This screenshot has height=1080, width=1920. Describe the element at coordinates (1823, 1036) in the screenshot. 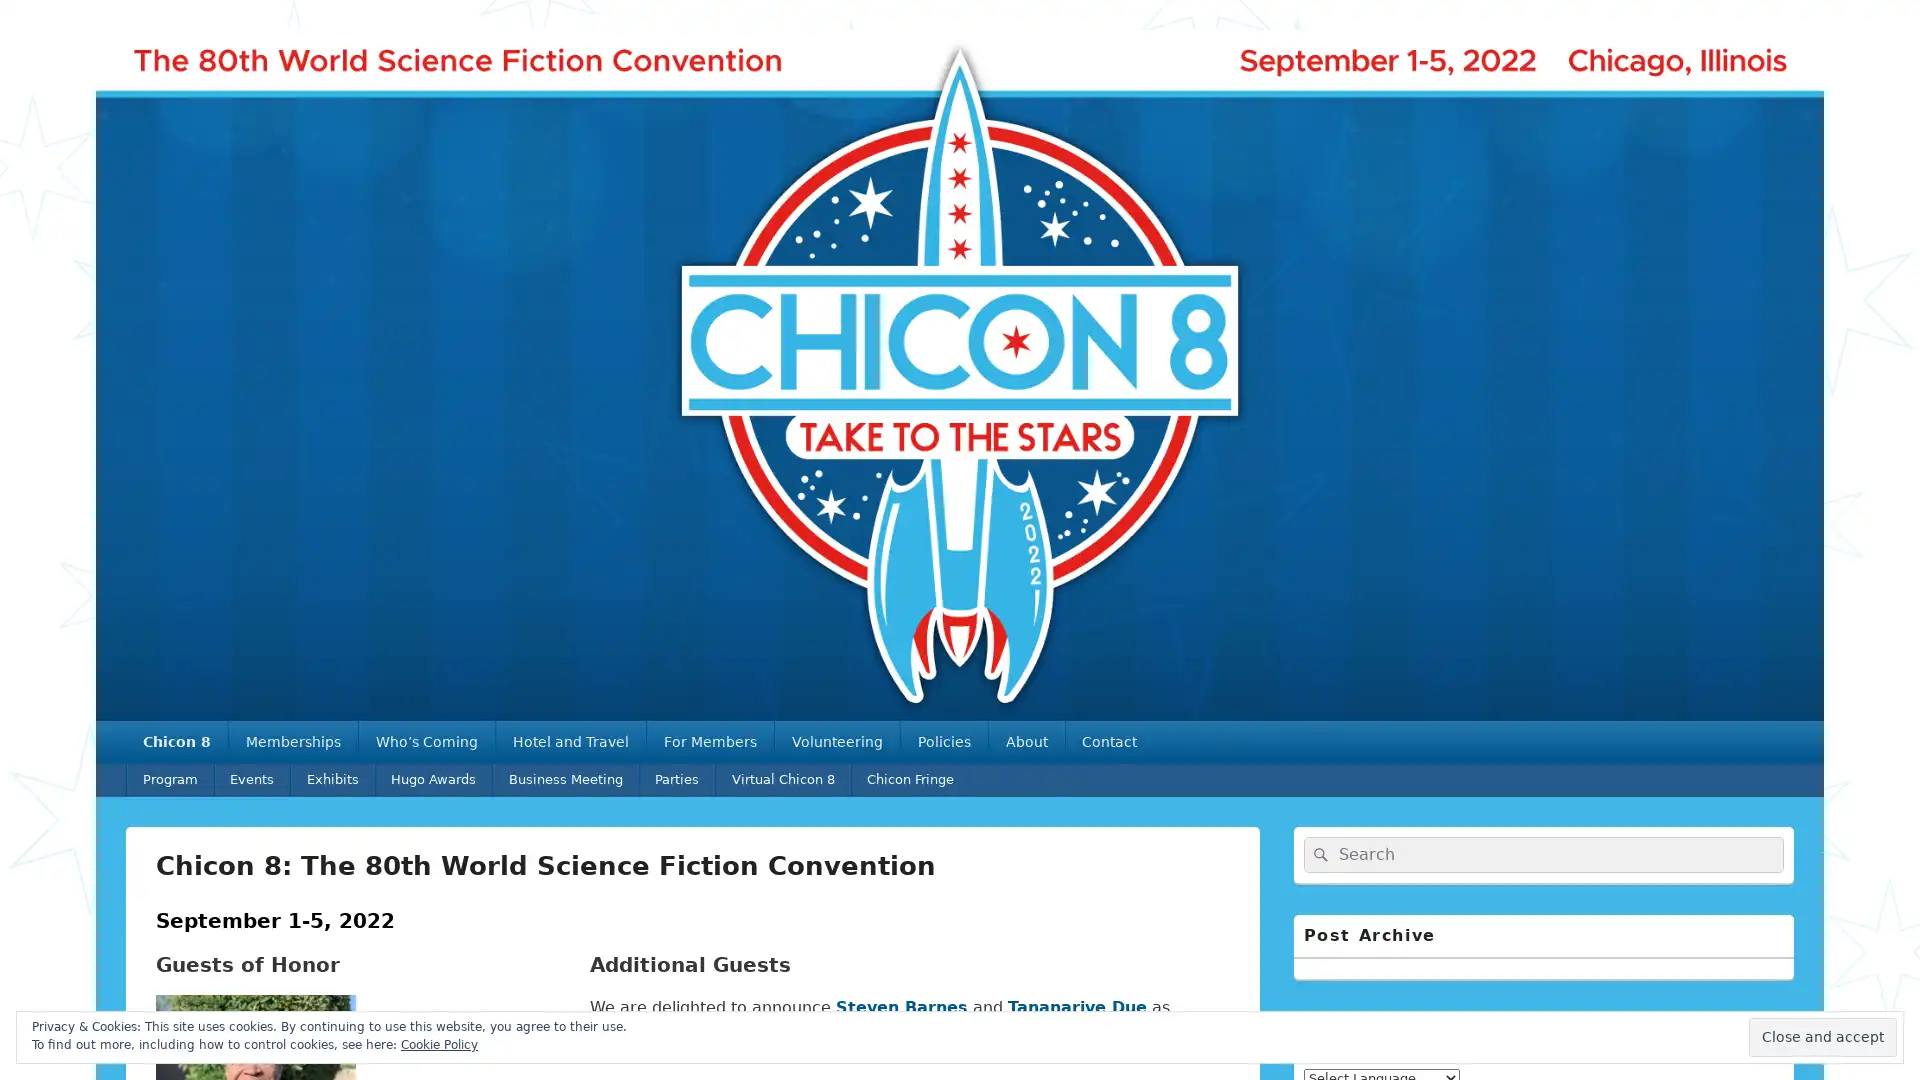

I see `Close and accept` at that location.